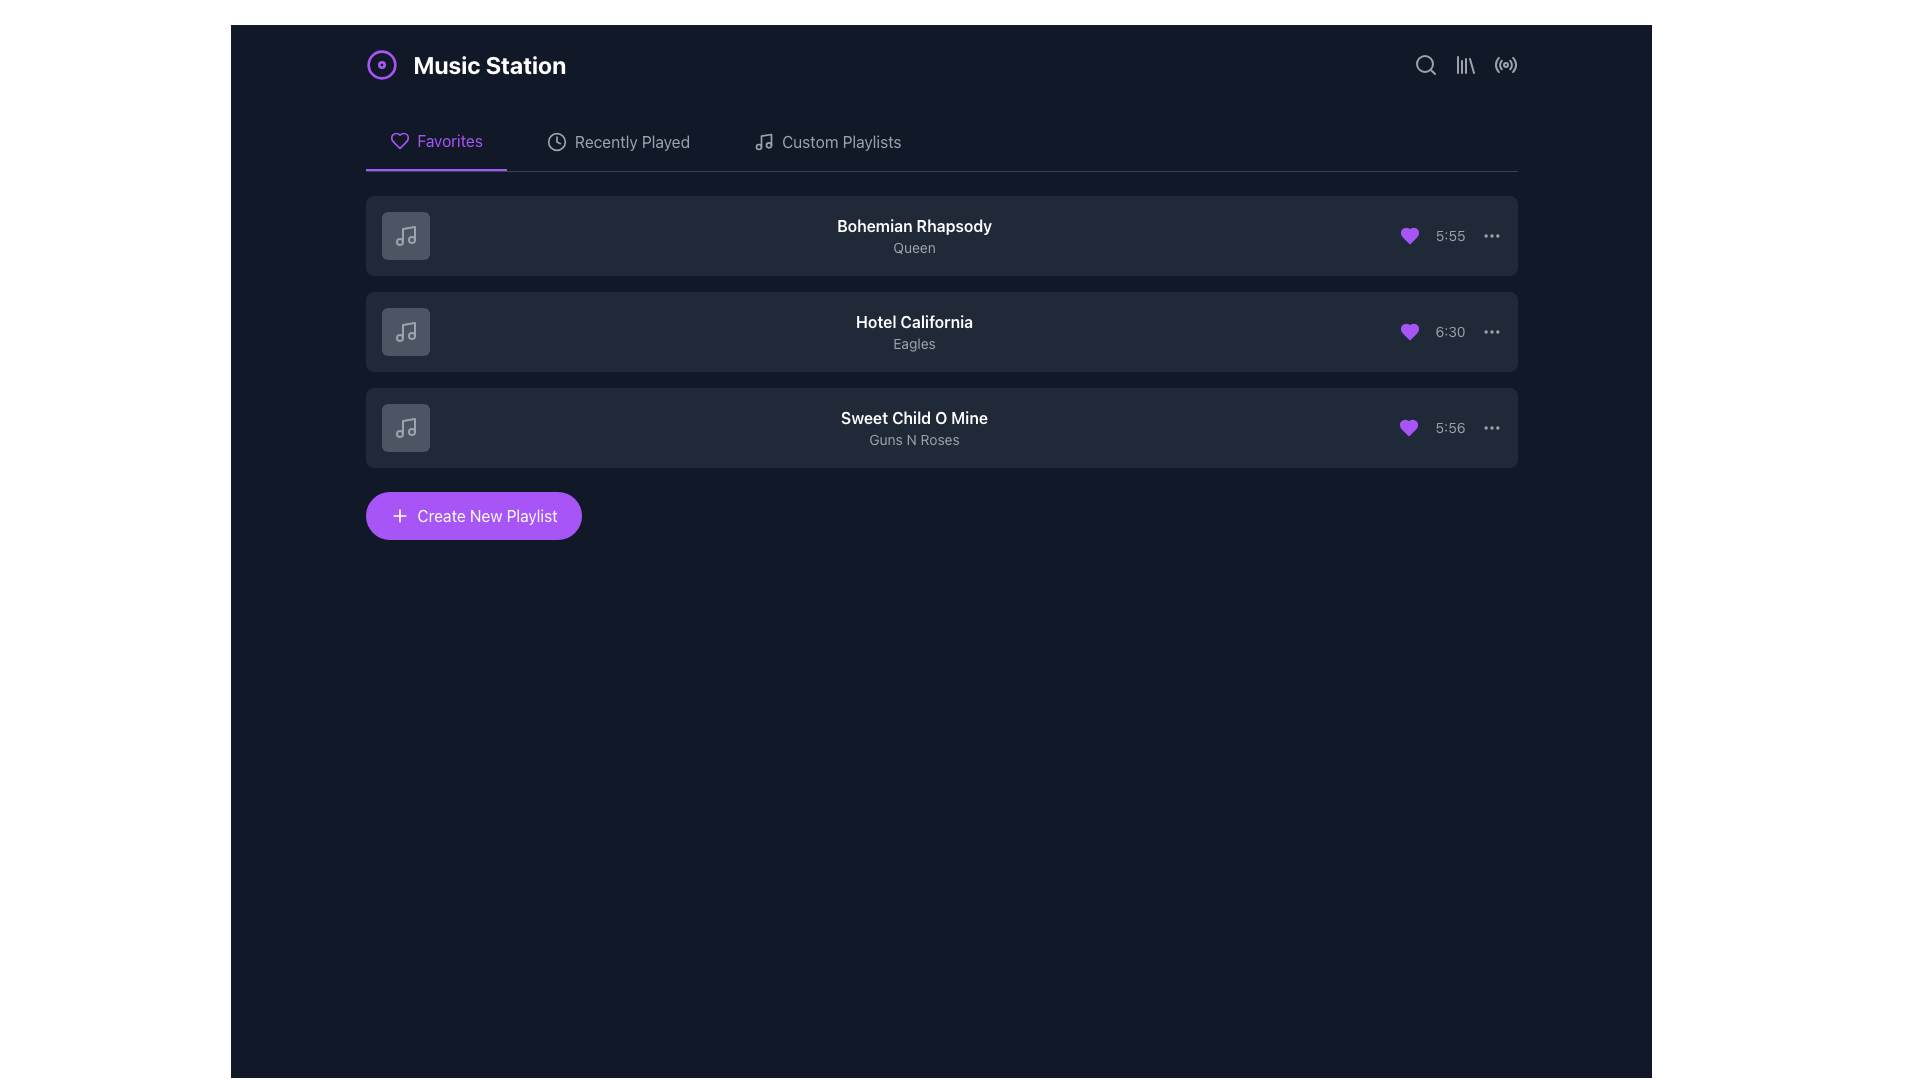  I want to click on the 'Custom Playlists' menu item in the upper section of the navigation bar, so click(841, 141).